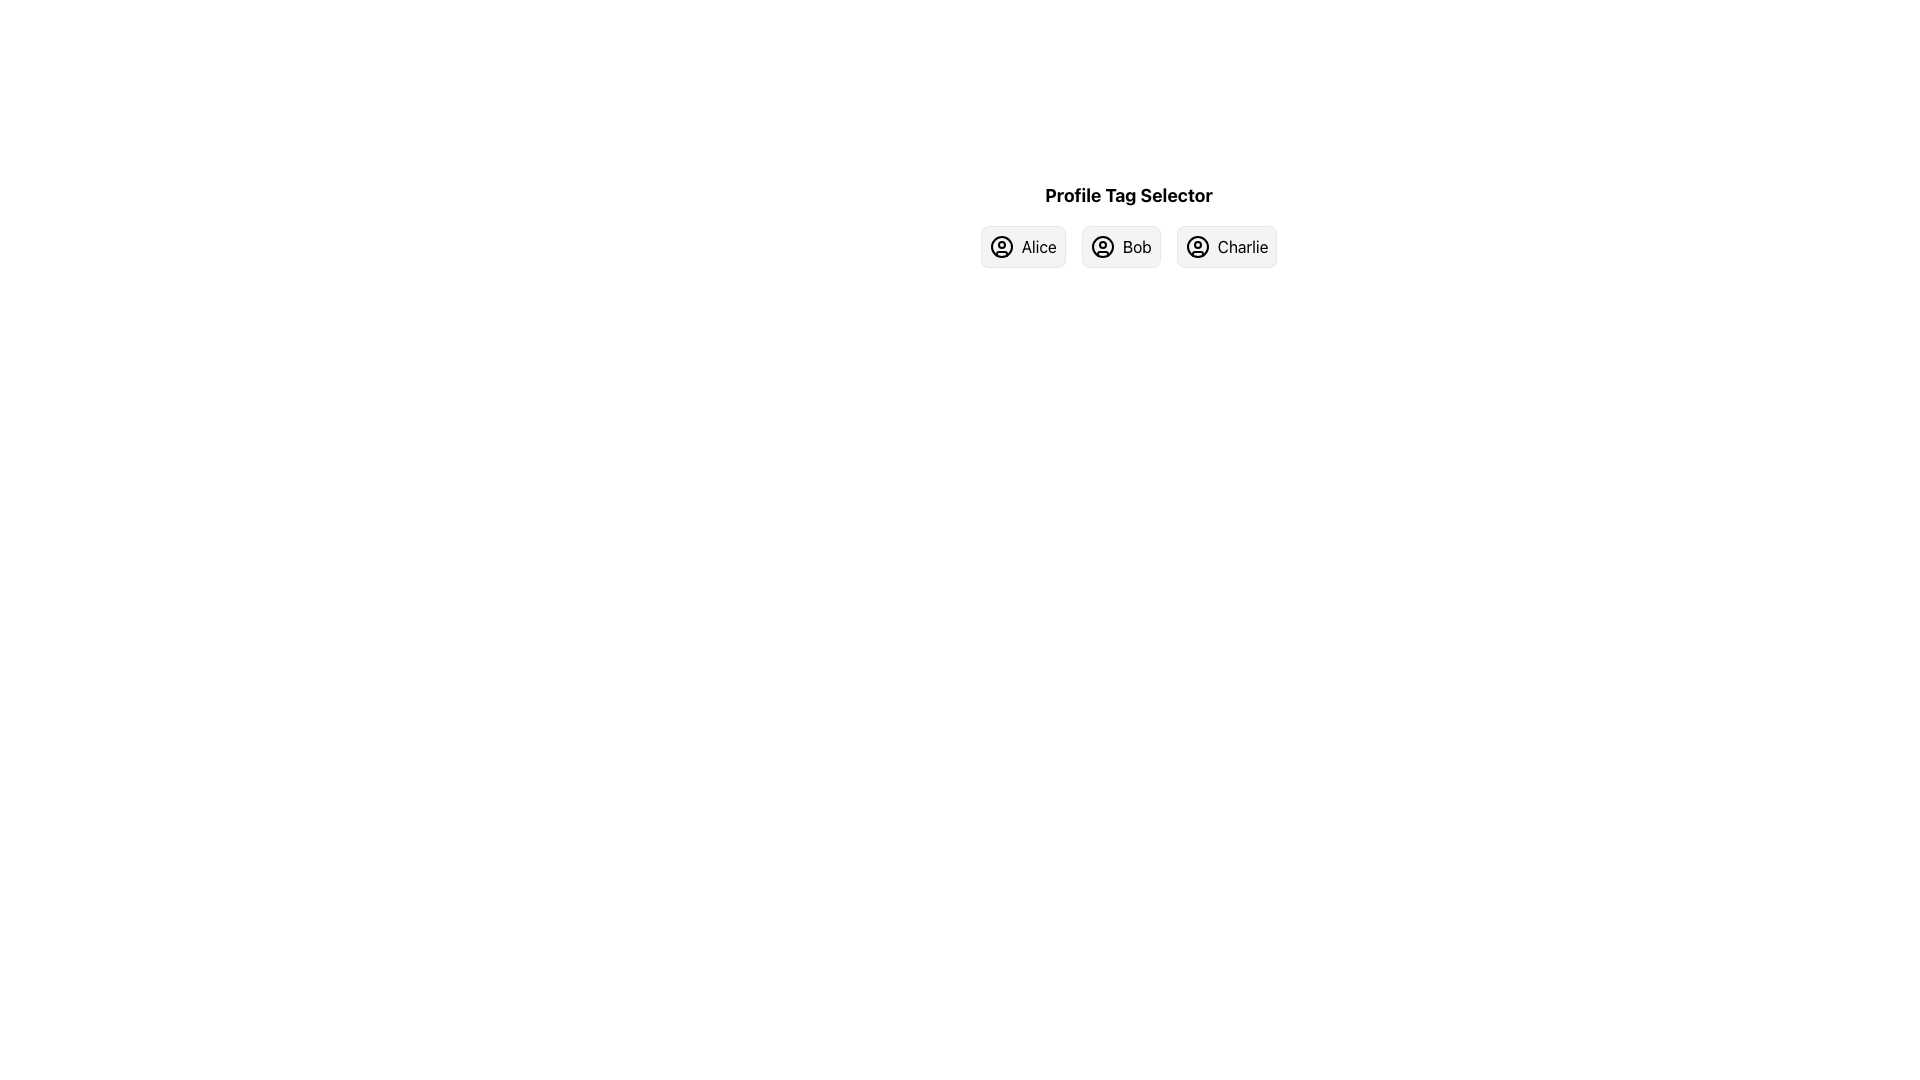  Describe the element at coordinates (1039, 245) in the screenshot. I see `the text label displaying the name 'Alice', which is located within the second button of the 'Profile Tag Selector' row` at that location.